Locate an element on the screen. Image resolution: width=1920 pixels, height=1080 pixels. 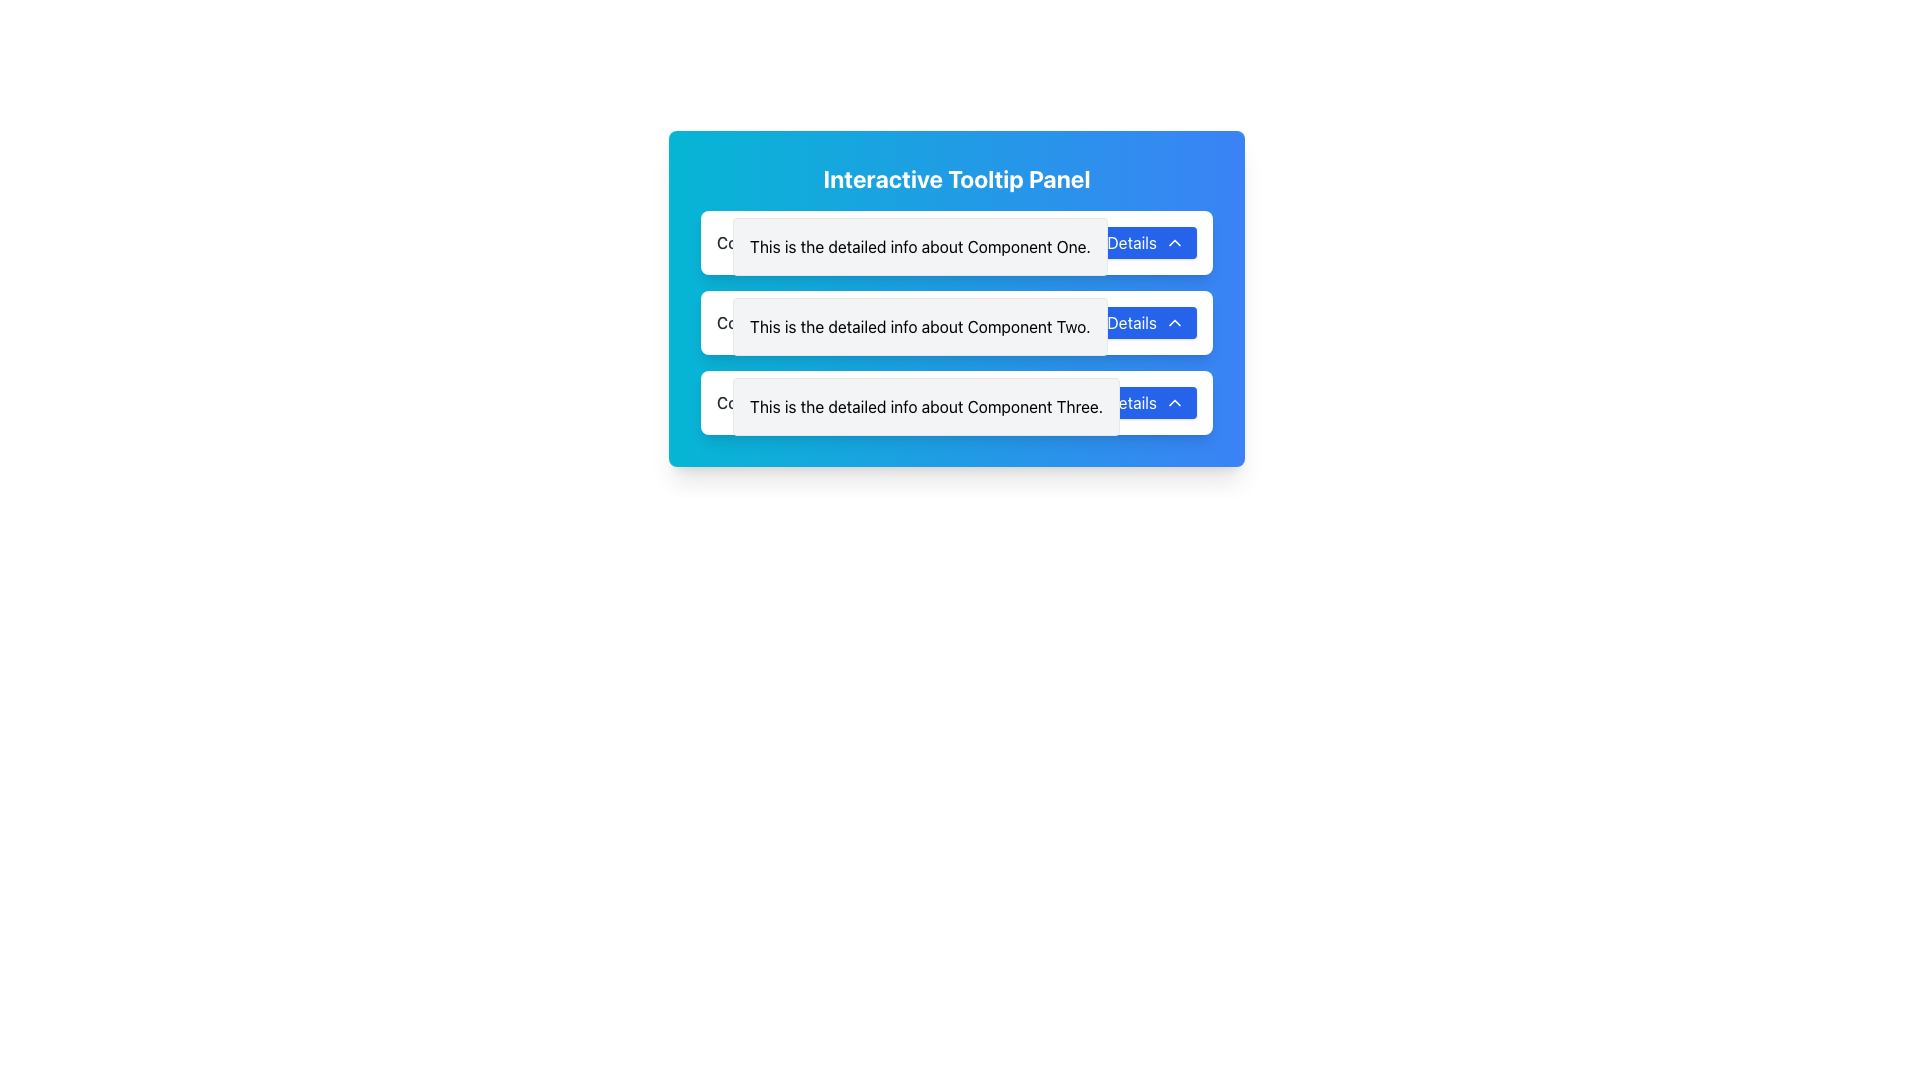
the 'Details' button with a bright blue background and white text is located at coordinates (1146, 402).